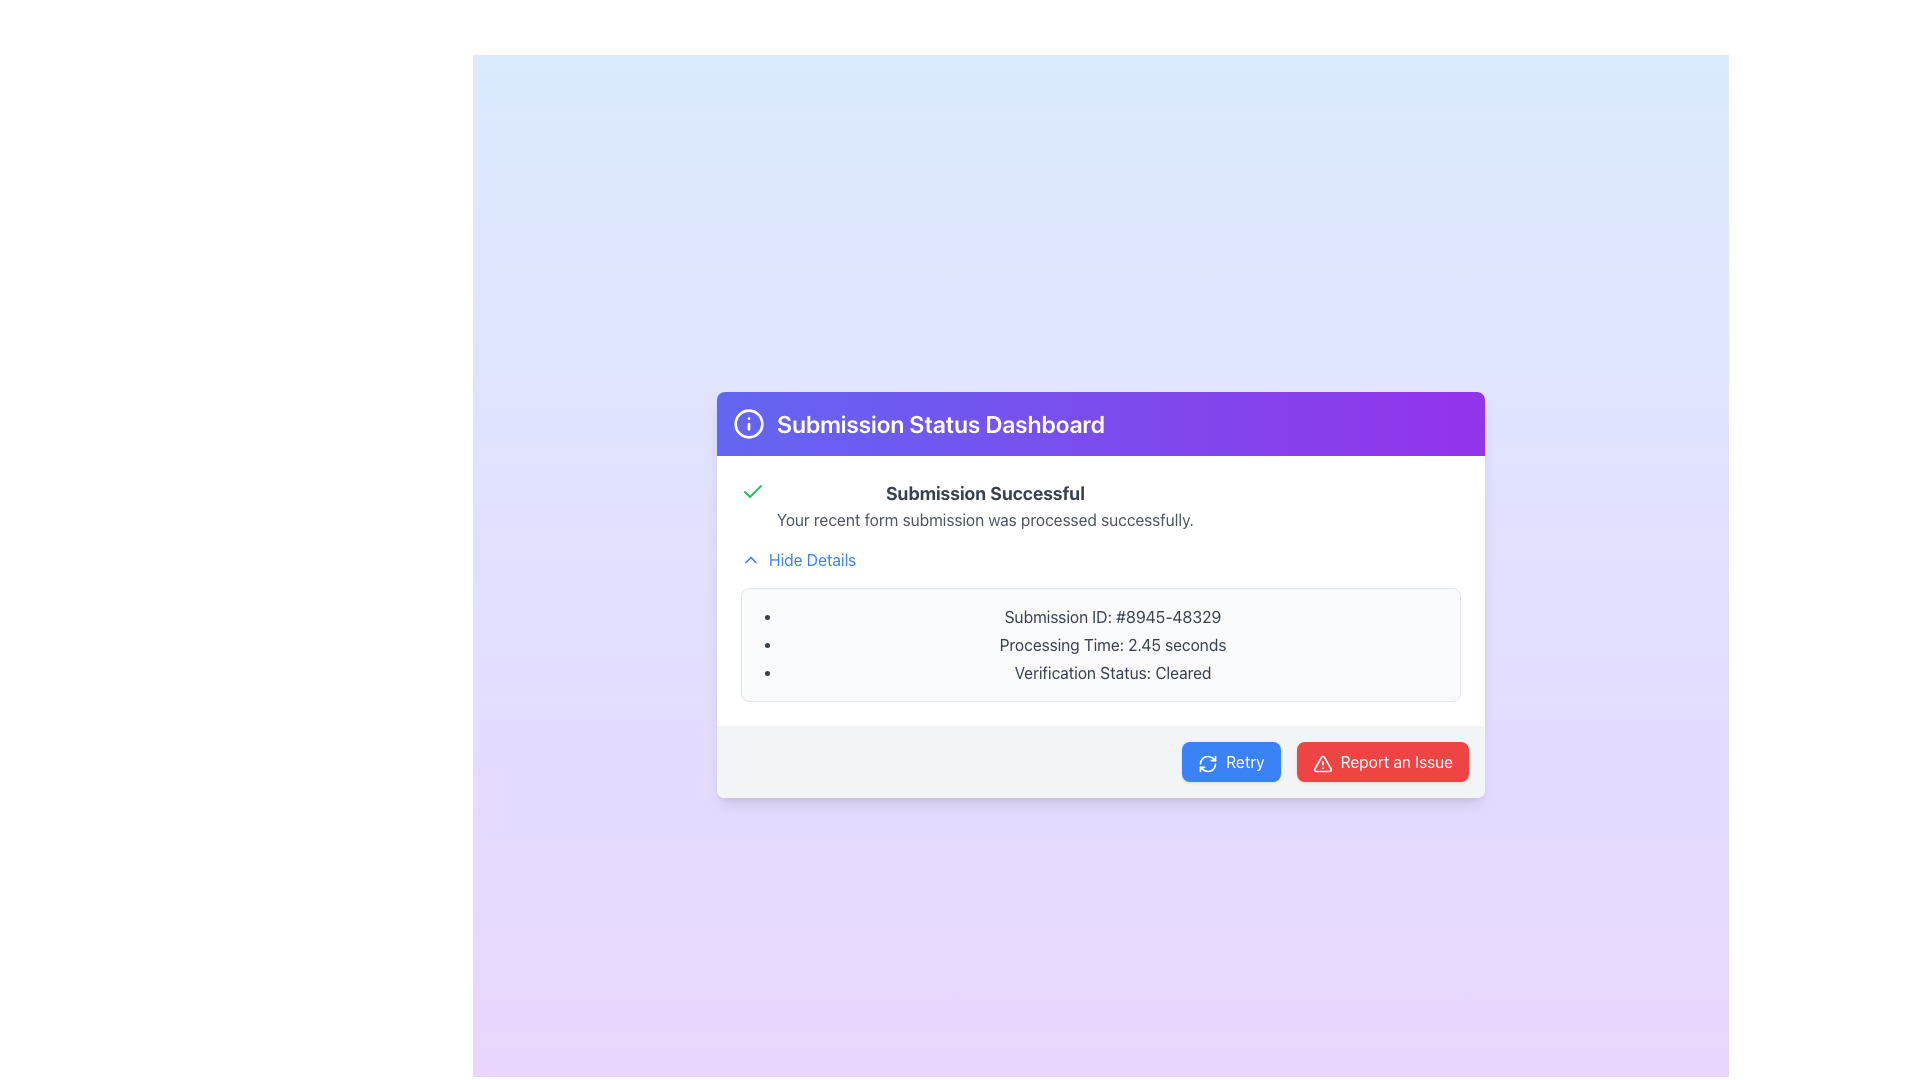 This screenshot has width=1920, height=1080. Describe the element at coordinates (1112, 644) in the screenshot. I see `the Text label that indicates the processing time for a submission, located between 'Submission ID: #8945-48329' and 'Verification Status: Cleared'` at that location.